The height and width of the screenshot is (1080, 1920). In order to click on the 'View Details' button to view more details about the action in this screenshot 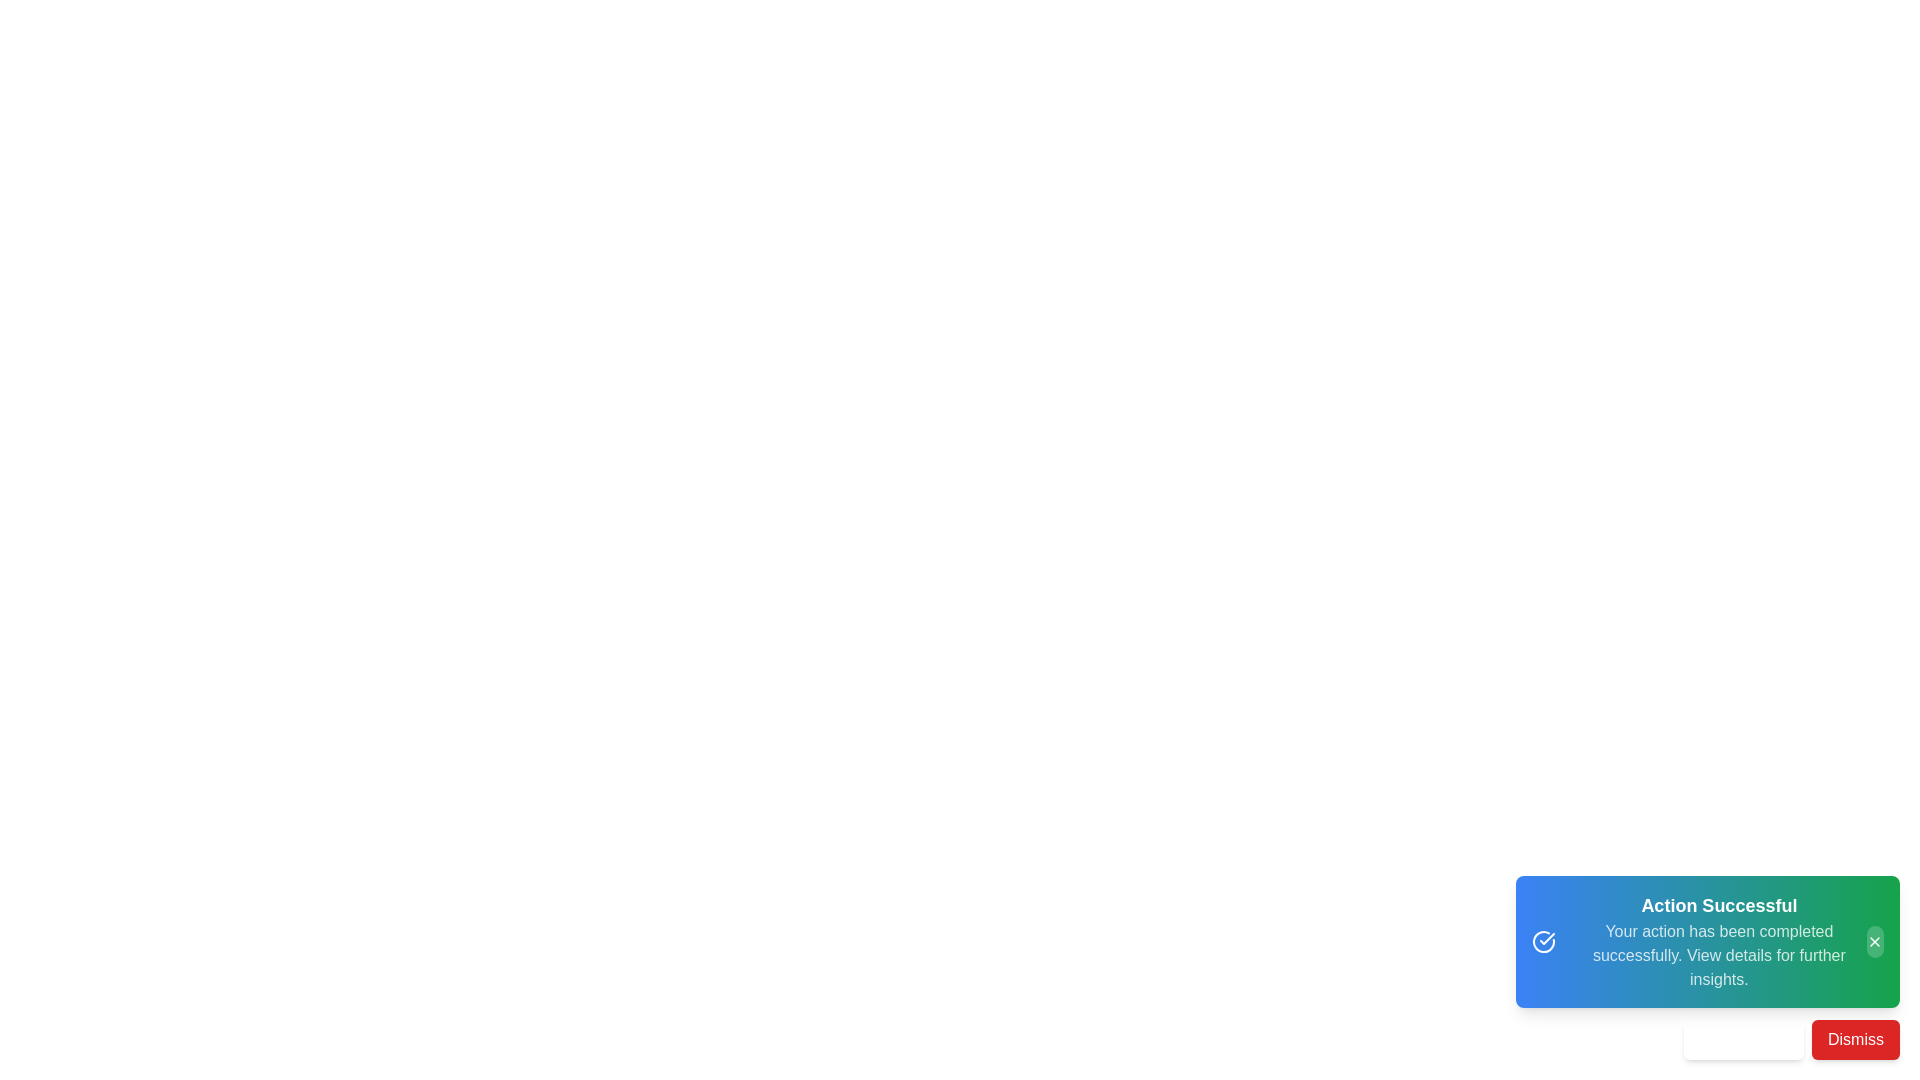, I will do `click(1742, 1039)`.